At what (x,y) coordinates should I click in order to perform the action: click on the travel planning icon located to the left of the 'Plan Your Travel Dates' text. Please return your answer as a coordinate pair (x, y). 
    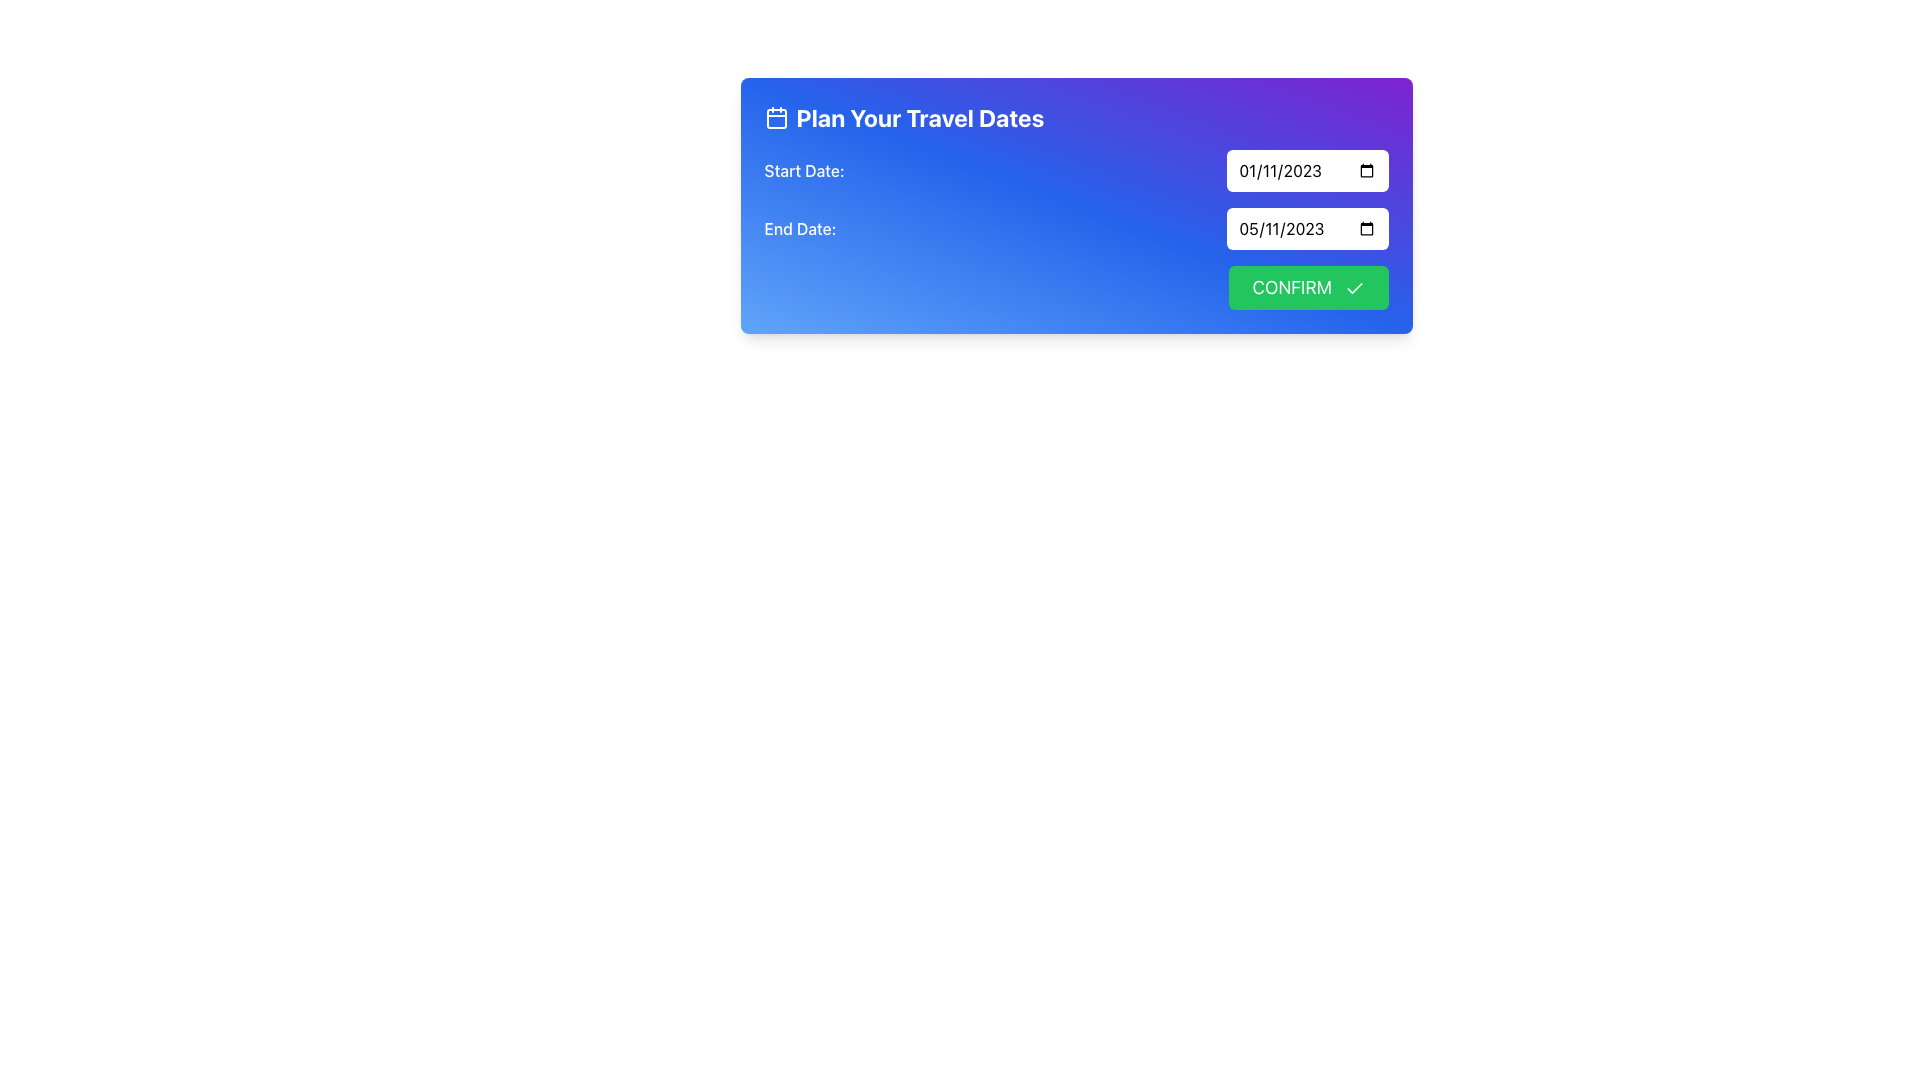
    Looking at the image, I should click on (775, 118).